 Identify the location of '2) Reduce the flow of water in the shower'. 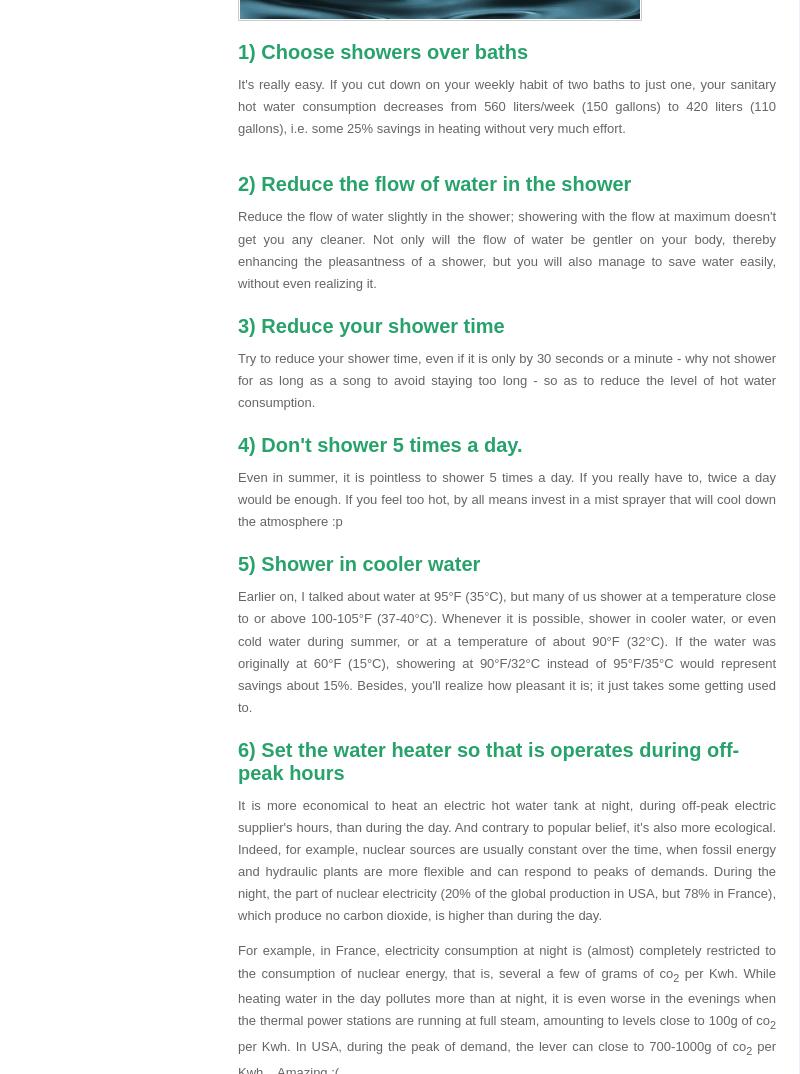
(237, 183).